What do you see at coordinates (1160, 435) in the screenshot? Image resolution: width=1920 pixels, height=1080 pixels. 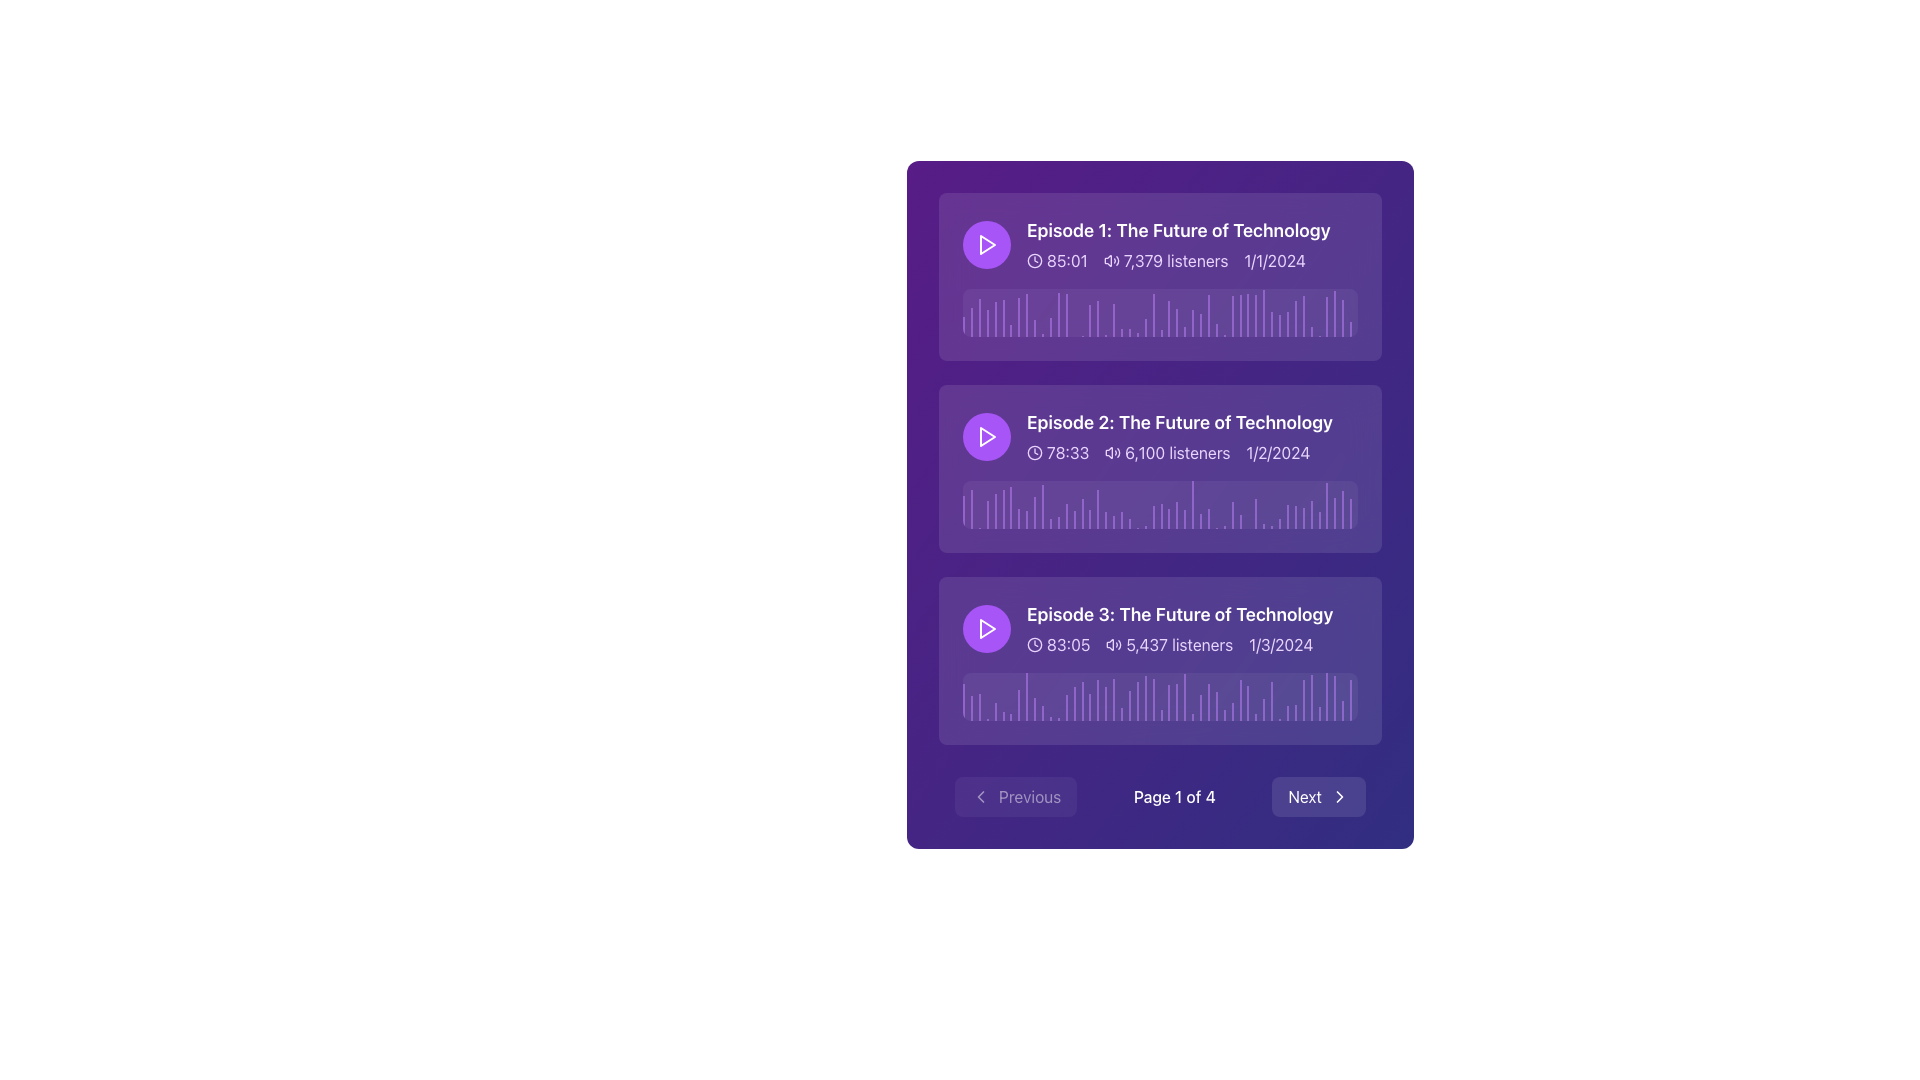 I see `the second list item containing the play button and episode metadata` at bounding box center [1160, 435].